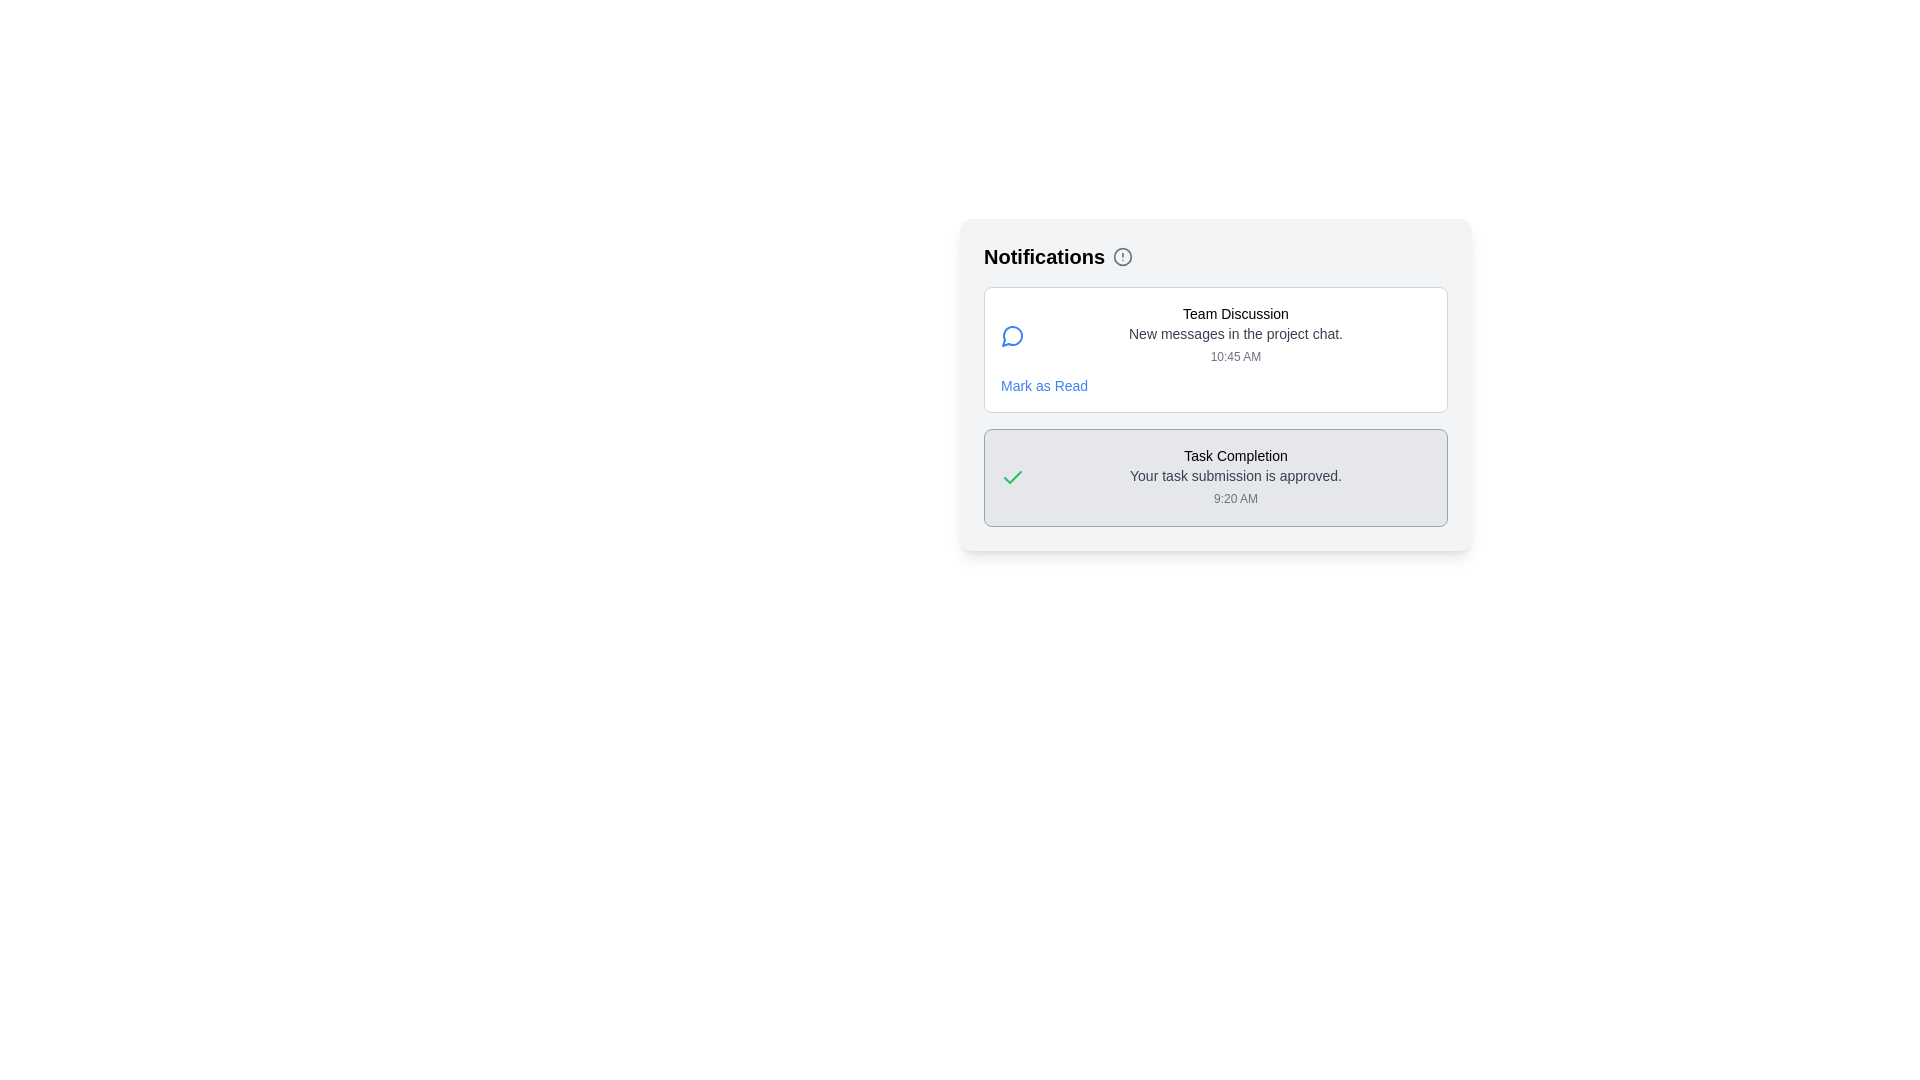 The height and width of the screenshot is (1080, 1920). Describe the element at coordinates (1043, 385) in the screenshot. I see `the interactive link that marks the notification as read, located in the bottom-right corner of the notification card for 'Team Discussion', just below the timestamp '10:45 AM'` at that location.